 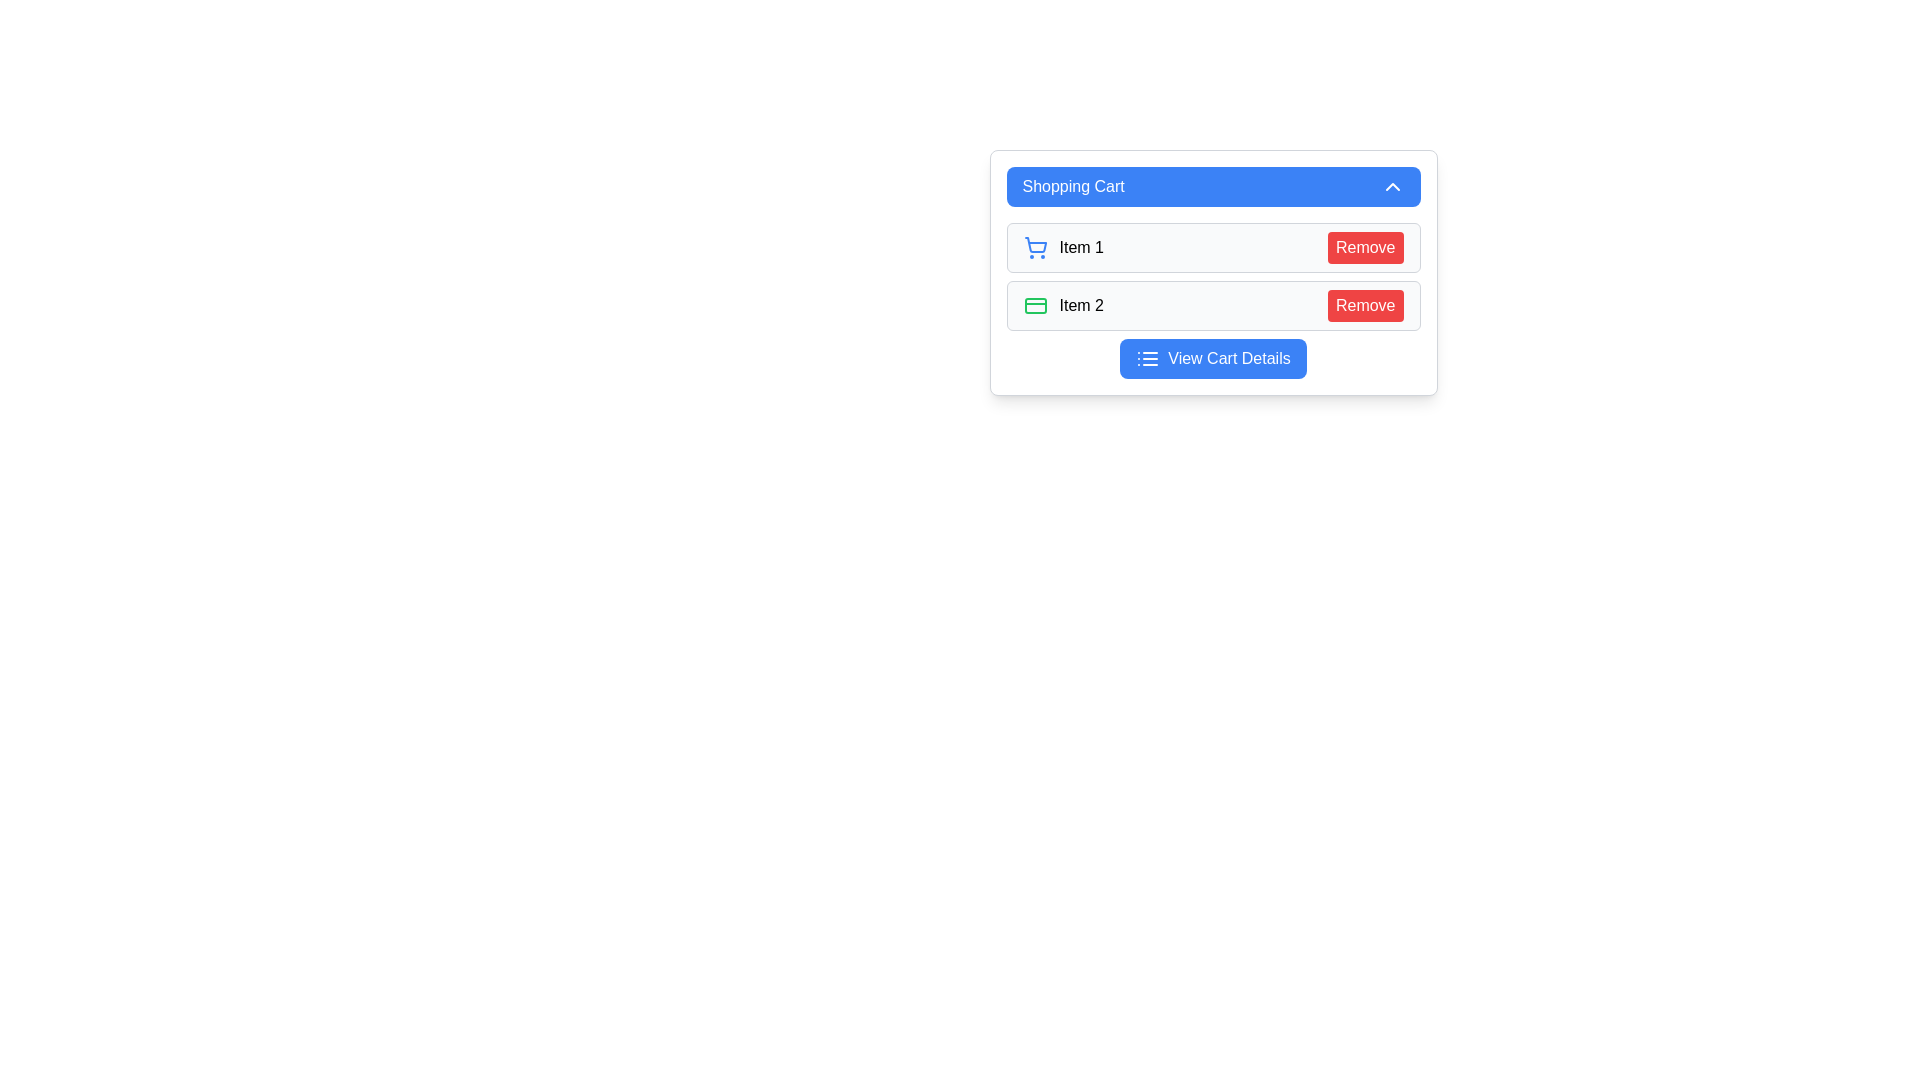 What do you see at coordinates (1148, 357) in the screenshot?
I see `the 'View Cart Details' button icon, which is a small list icon with horizontal lines, styled in a white outline on a blue background, located at the bottom-right corner of the shopping cart section` at bounding box center [1148, 357].